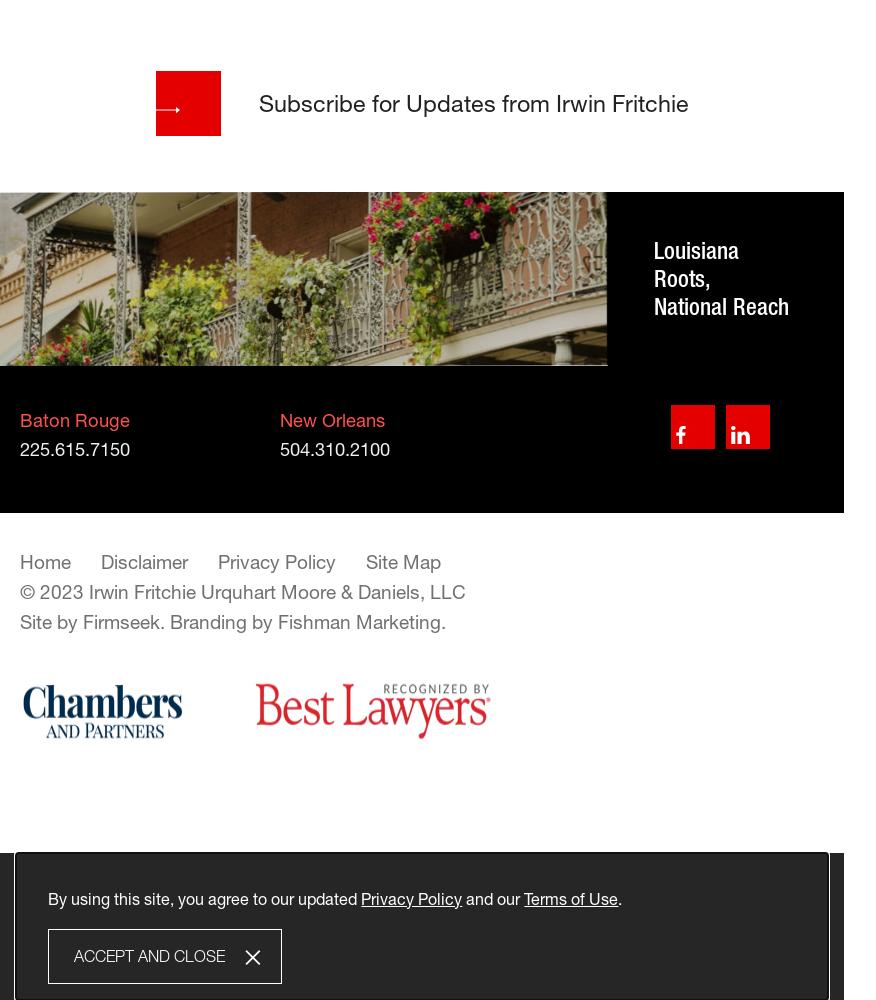 The image size is (876, 1000). What do you see at coordinates (569, 897) in the screenshot?
I see `'Terms of Use'` at bounding box center [569, 897].